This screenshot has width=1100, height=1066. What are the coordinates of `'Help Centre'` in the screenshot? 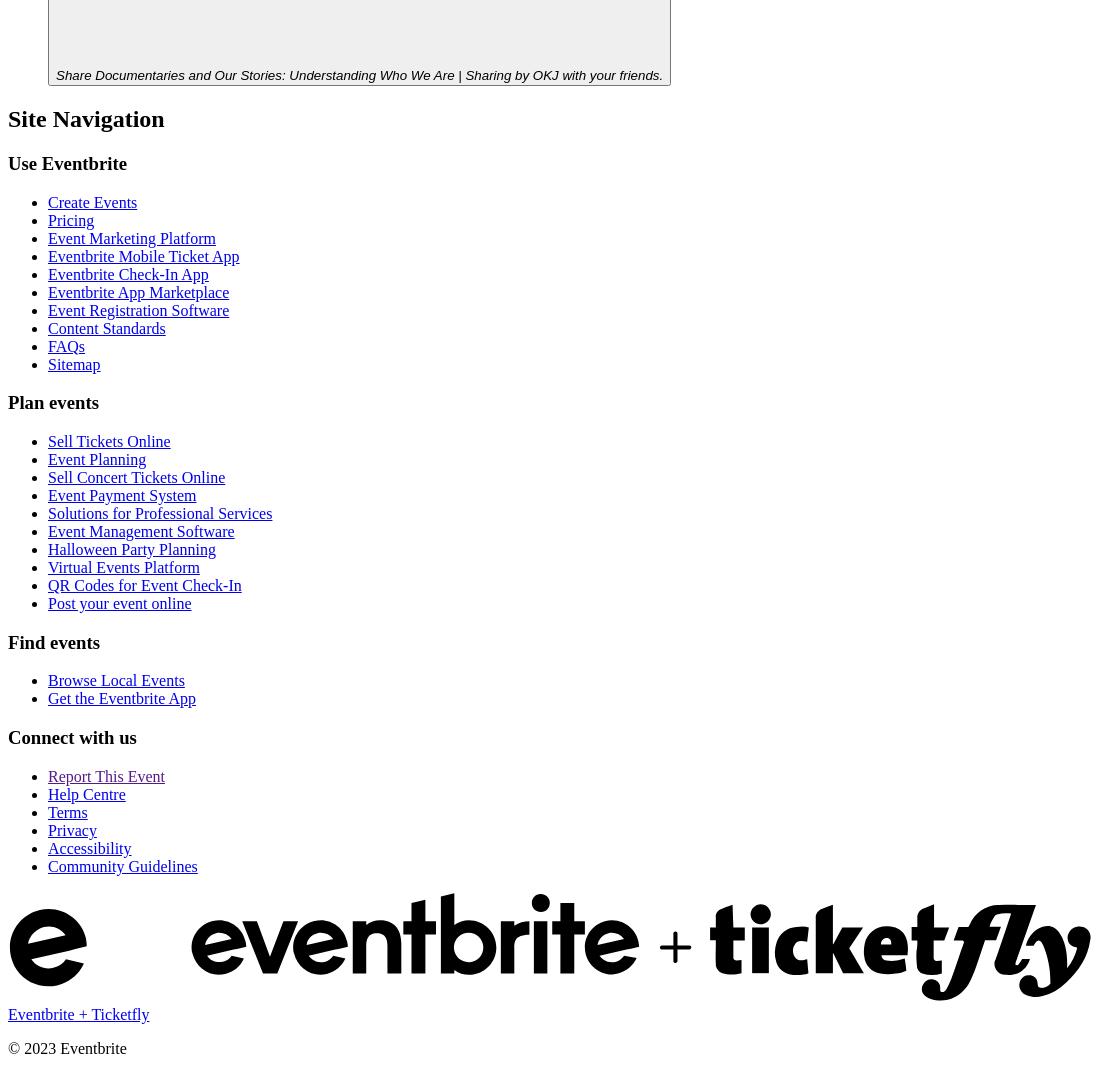 It's located at (86, 792).